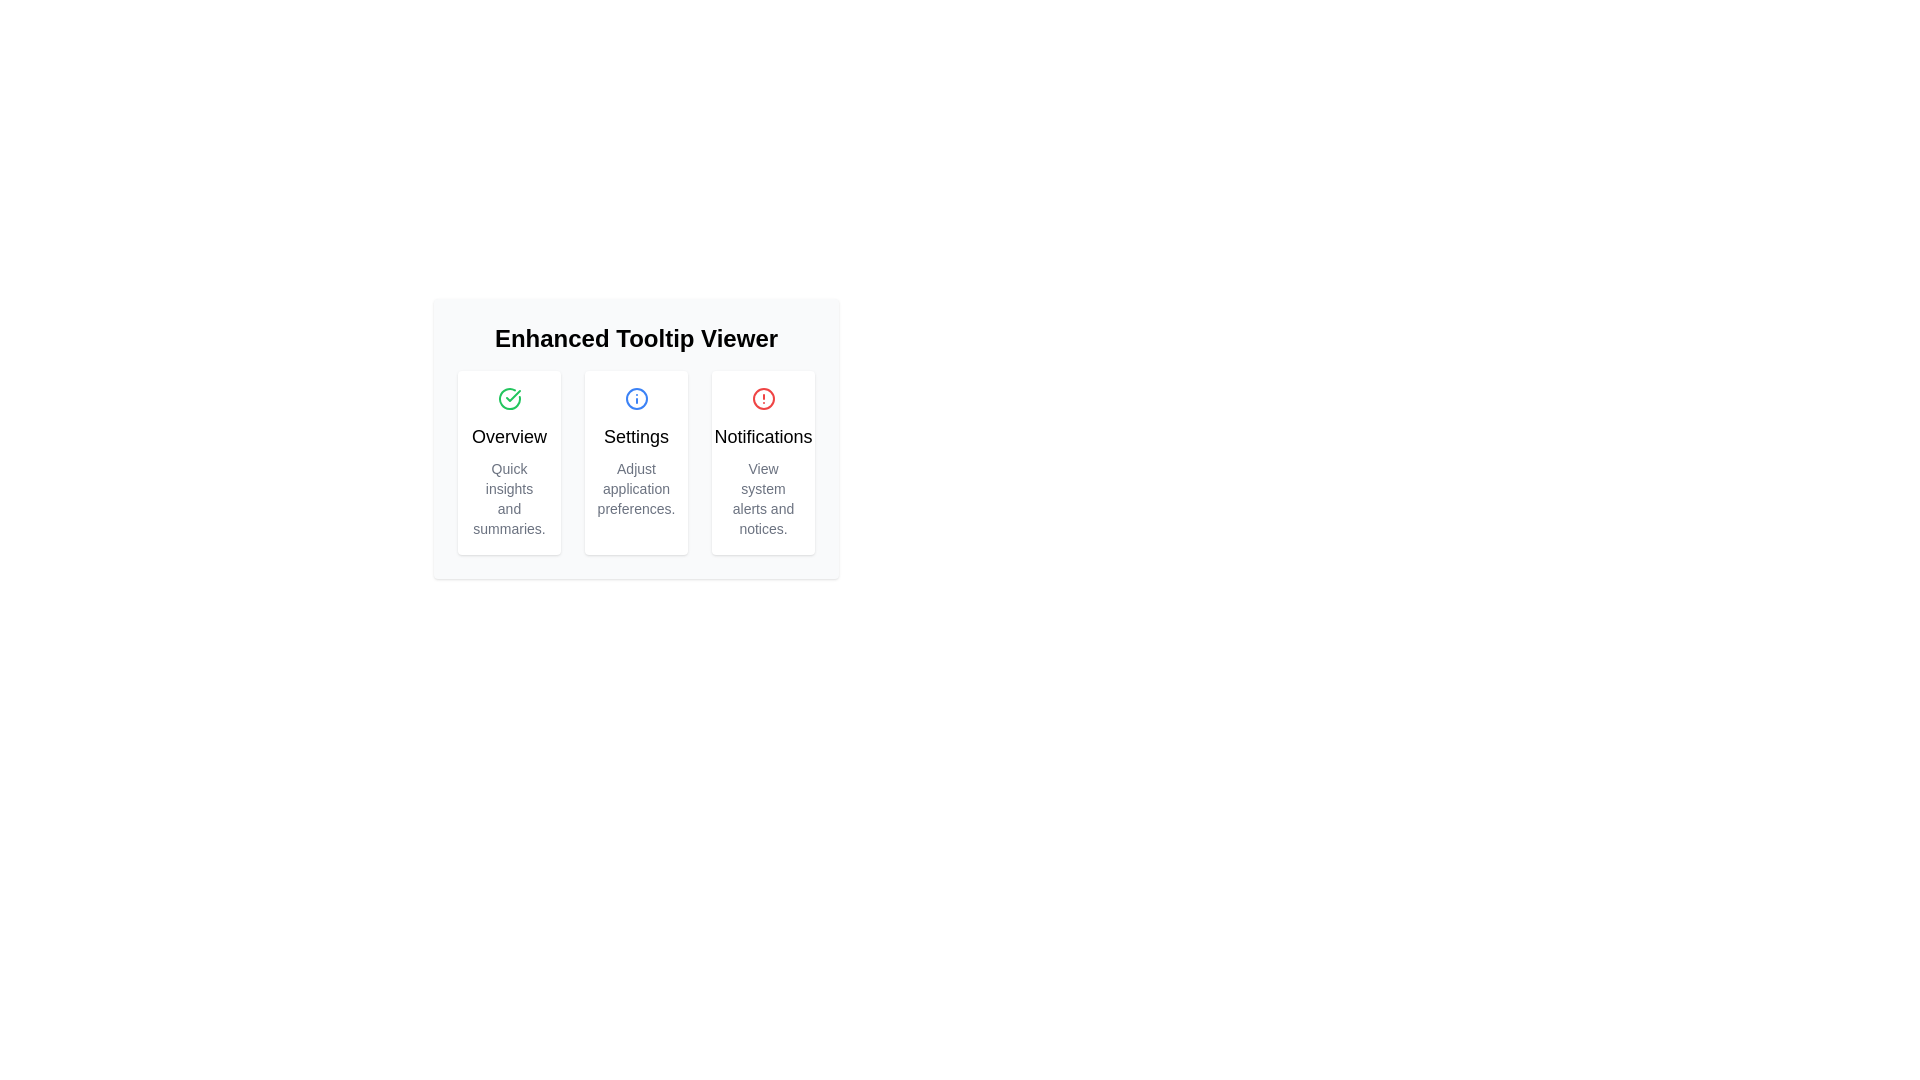  I want to click on the Notification icon, which is a circular element located in the 'Notifications' labeled box, positioned above the text content, so click(762, 398).